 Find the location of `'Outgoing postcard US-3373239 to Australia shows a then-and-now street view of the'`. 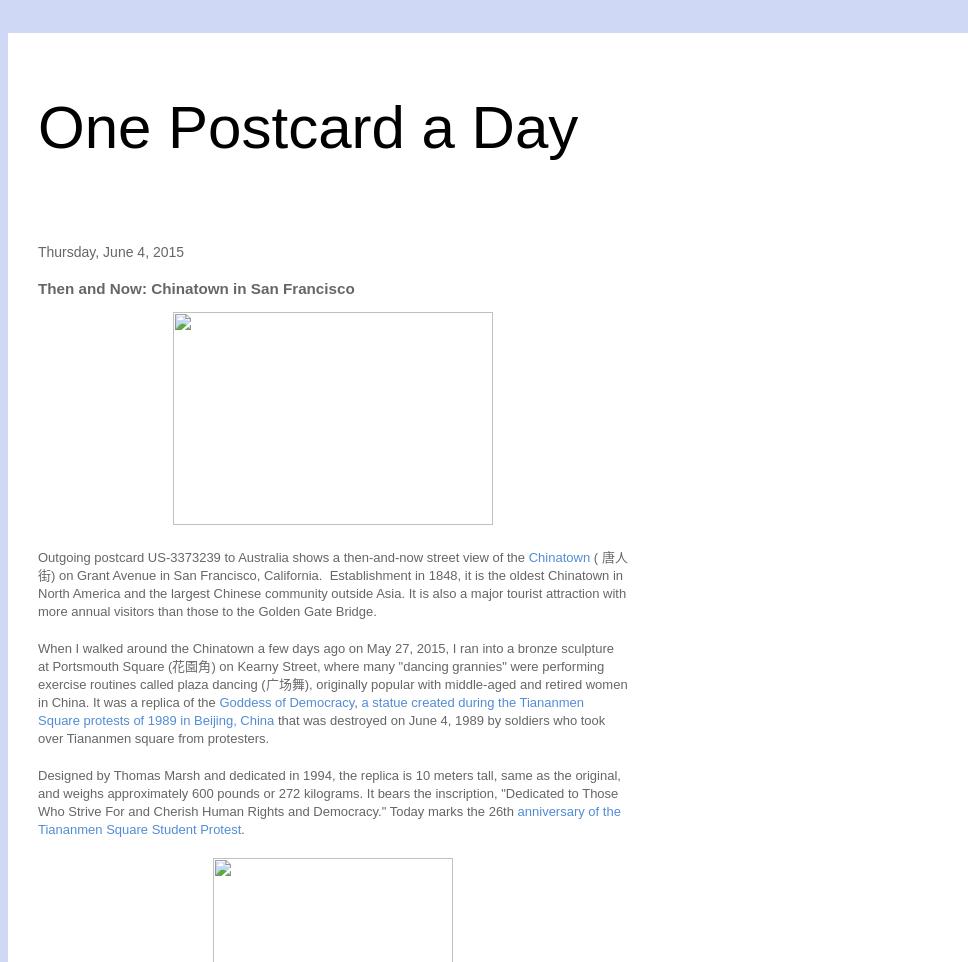

'Outgoing postcard US-3373239 to Australia shows a then-and-now street view of the' is located at coordinates (282, 556).